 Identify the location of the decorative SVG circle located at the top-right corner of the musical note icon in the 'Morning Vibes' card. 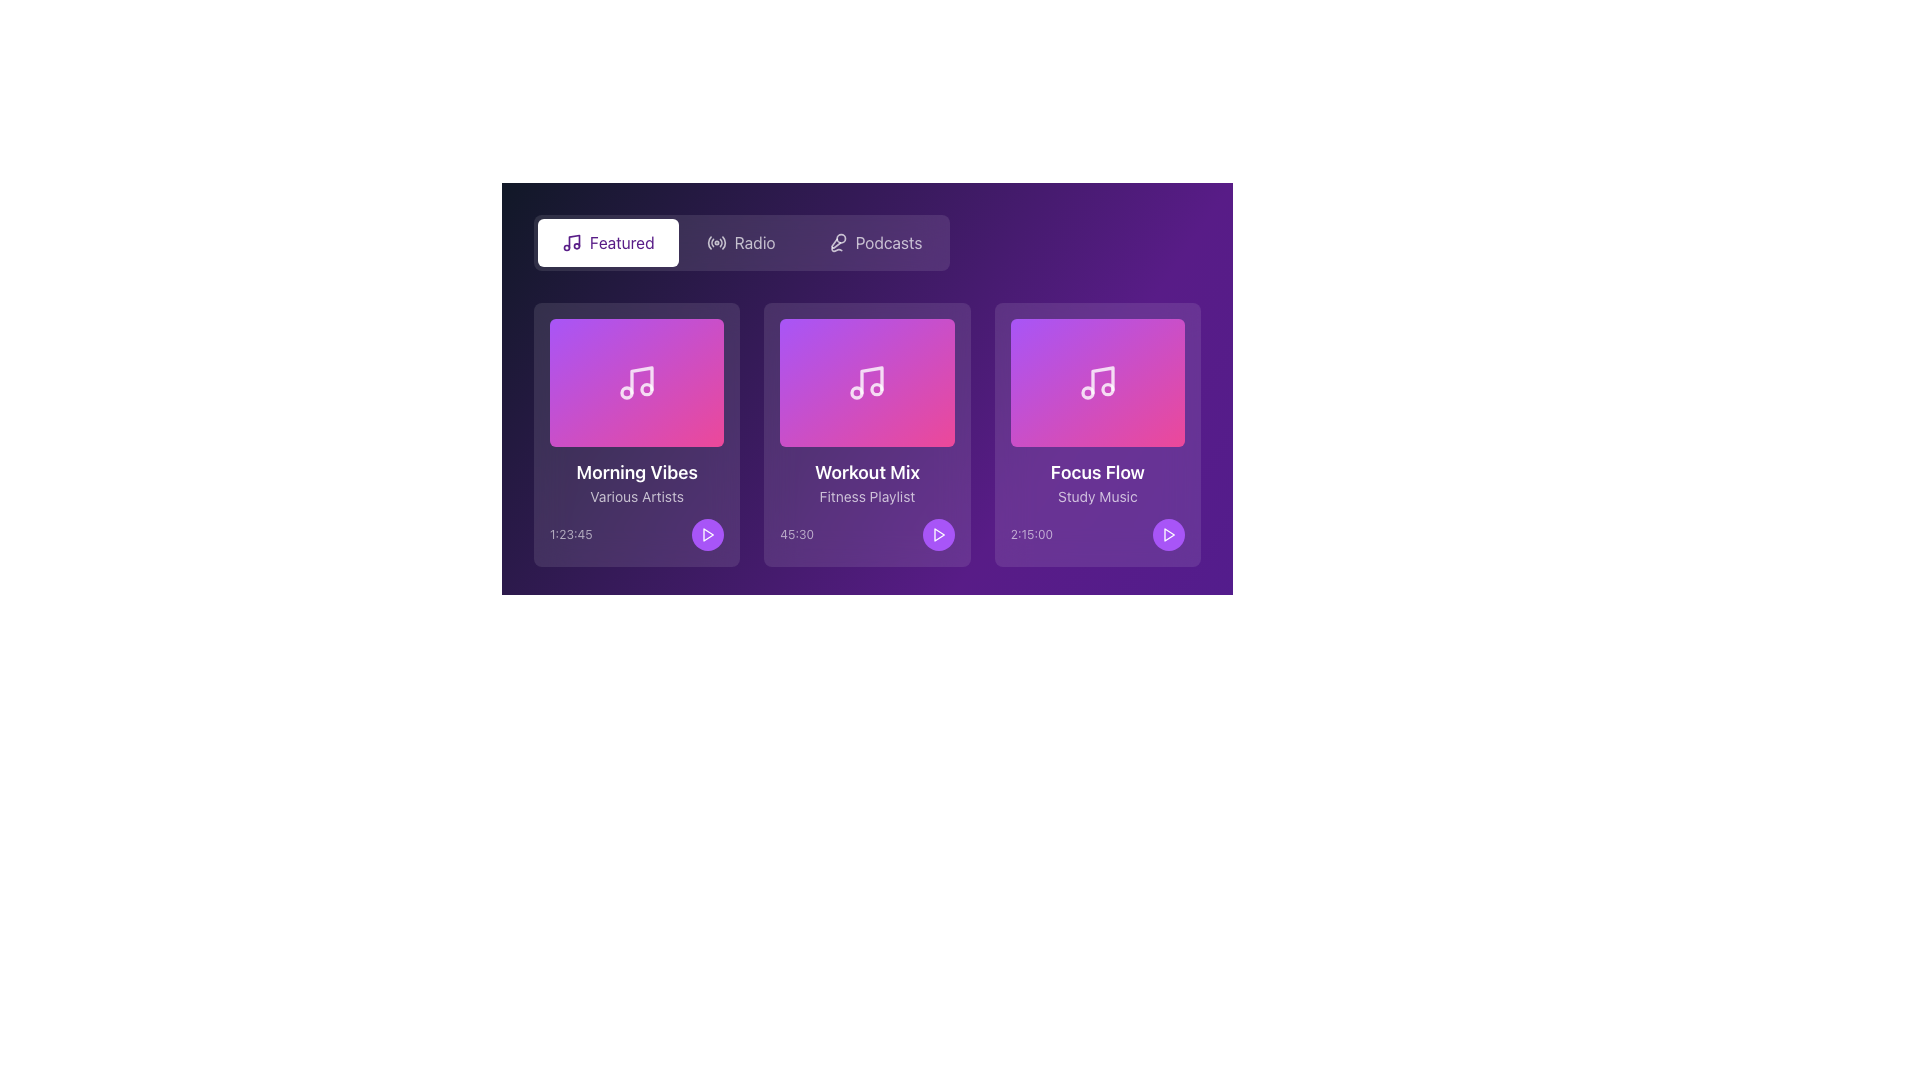
(647, 389).